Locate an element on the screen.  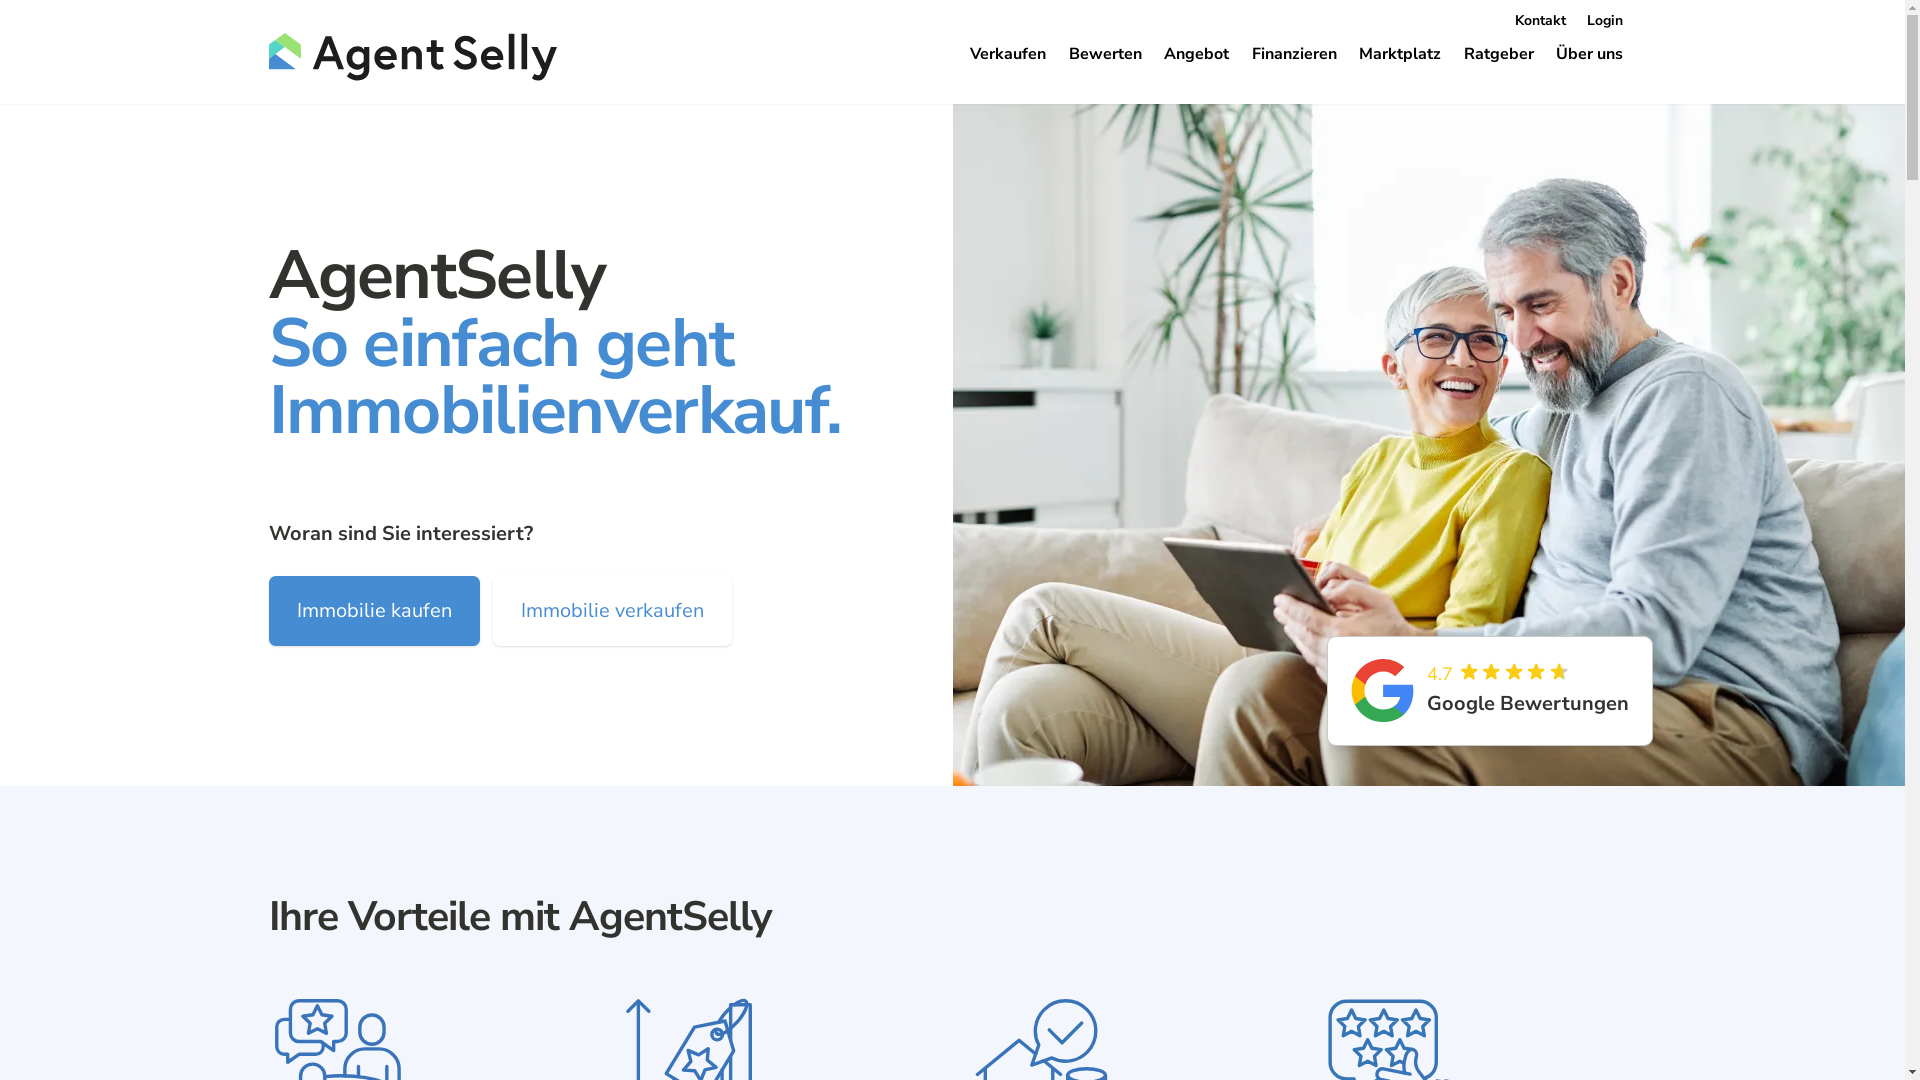
'Kontakt' is located at coordinates (1539, 19).